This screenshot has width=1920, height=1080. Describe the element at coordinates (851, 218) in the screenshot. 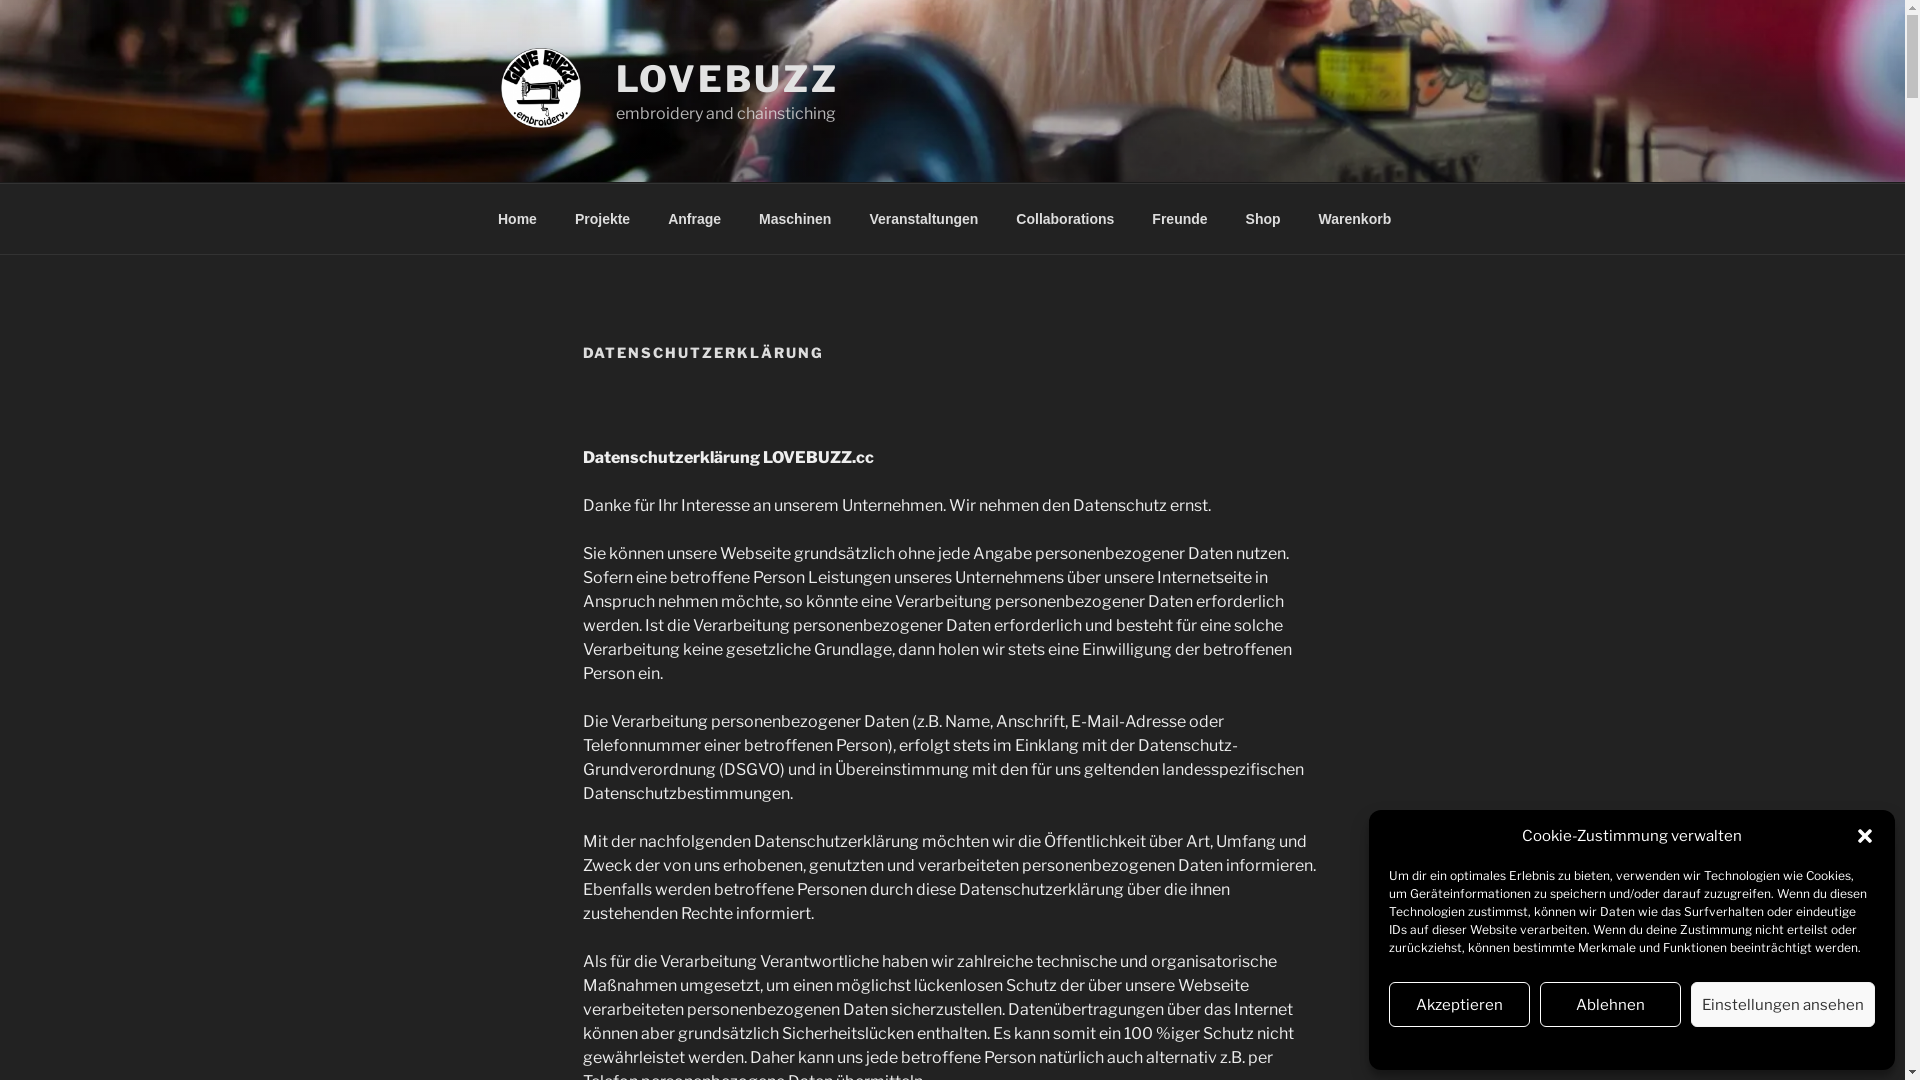

I see `'Veranstaltungen'` at that location.